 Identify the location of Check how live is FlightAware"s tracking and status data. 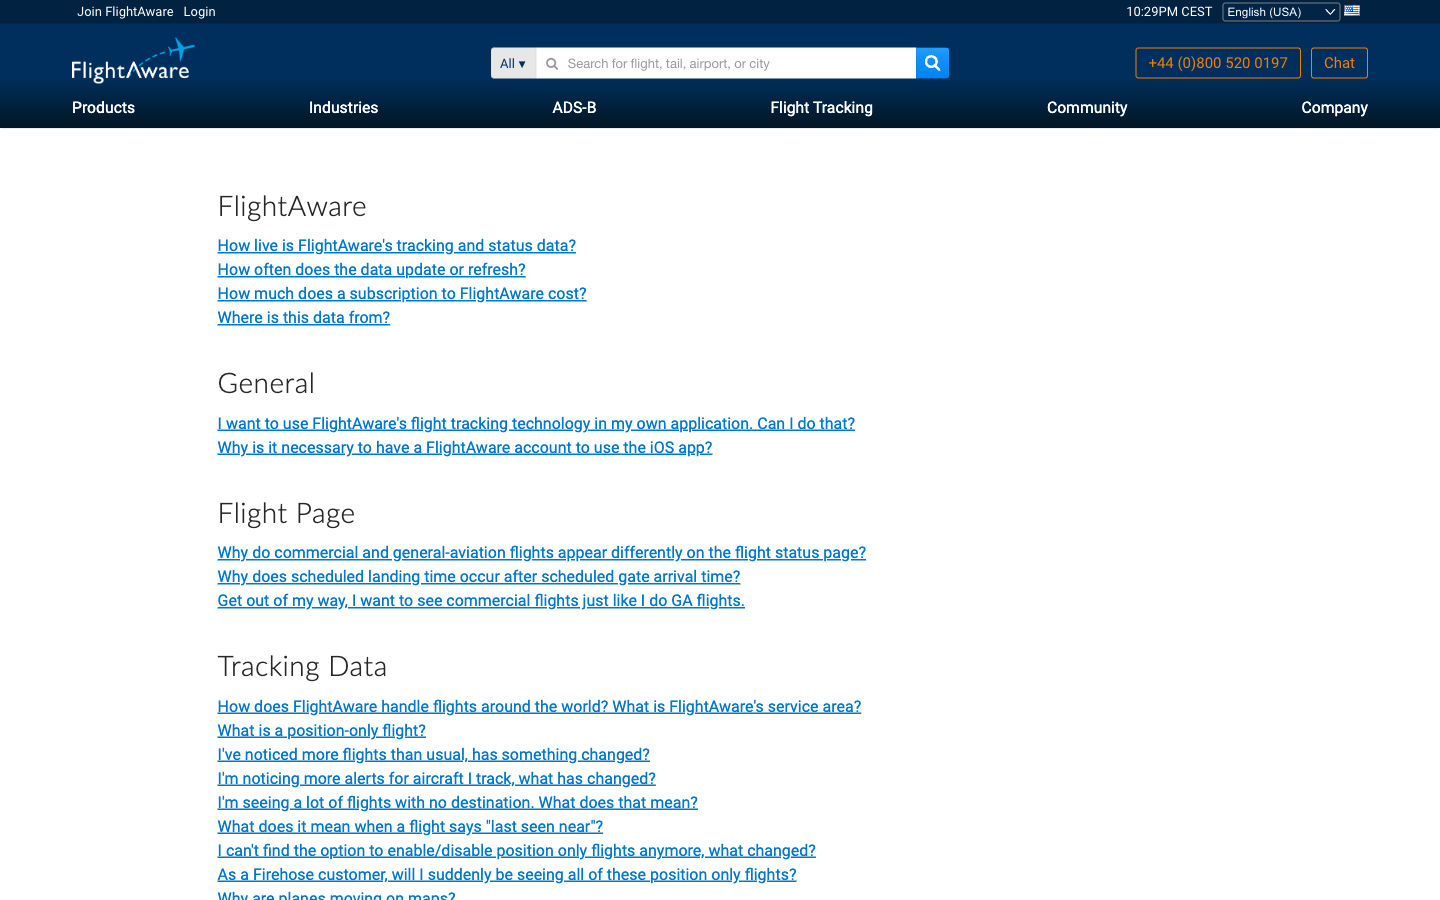
(437, 777).